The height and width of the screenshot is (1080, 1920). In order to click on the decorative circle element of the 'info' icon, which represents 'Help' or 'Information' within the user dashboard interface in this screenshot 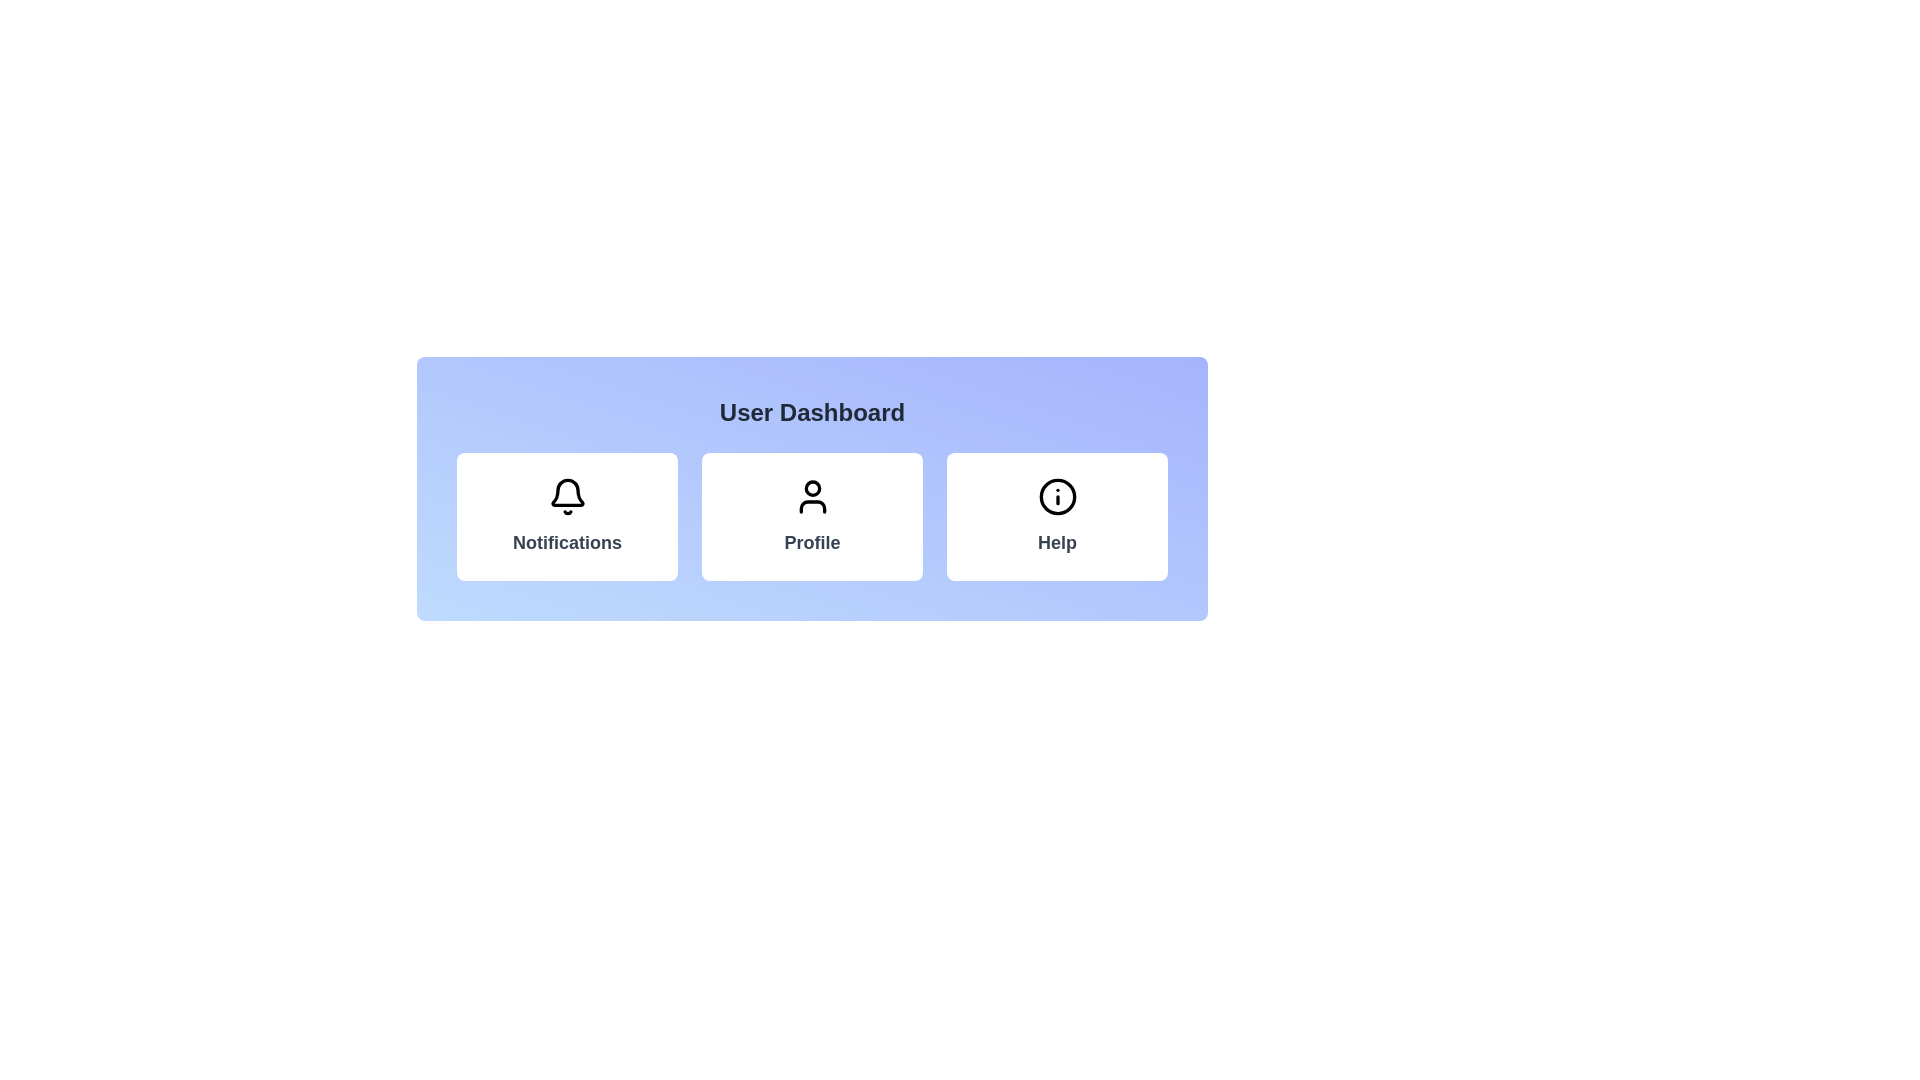, I will do `click(1056, 496)`.